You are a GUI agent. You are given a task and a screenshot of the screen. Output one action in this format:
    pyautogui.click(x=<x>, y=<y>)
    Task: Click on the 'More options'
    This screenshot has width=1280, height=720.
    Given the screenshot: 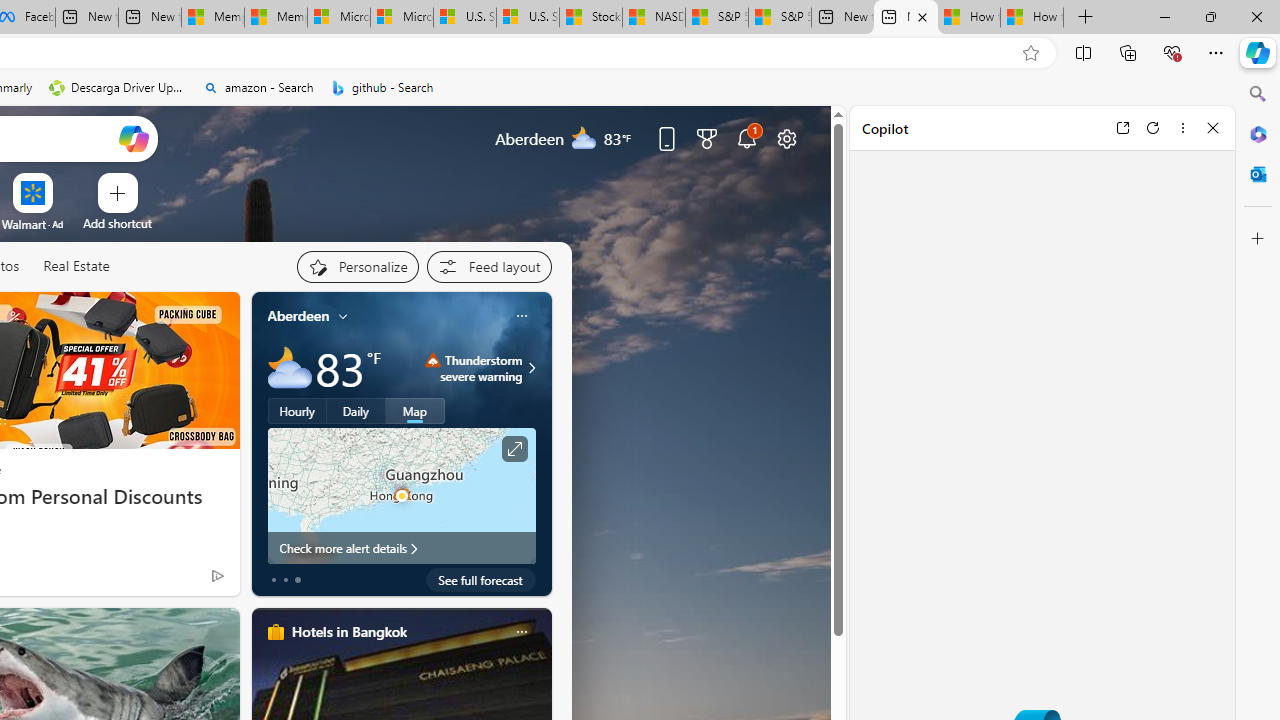 What is the action you would take?
    pyautogui.click(x=1182, y=127)
    